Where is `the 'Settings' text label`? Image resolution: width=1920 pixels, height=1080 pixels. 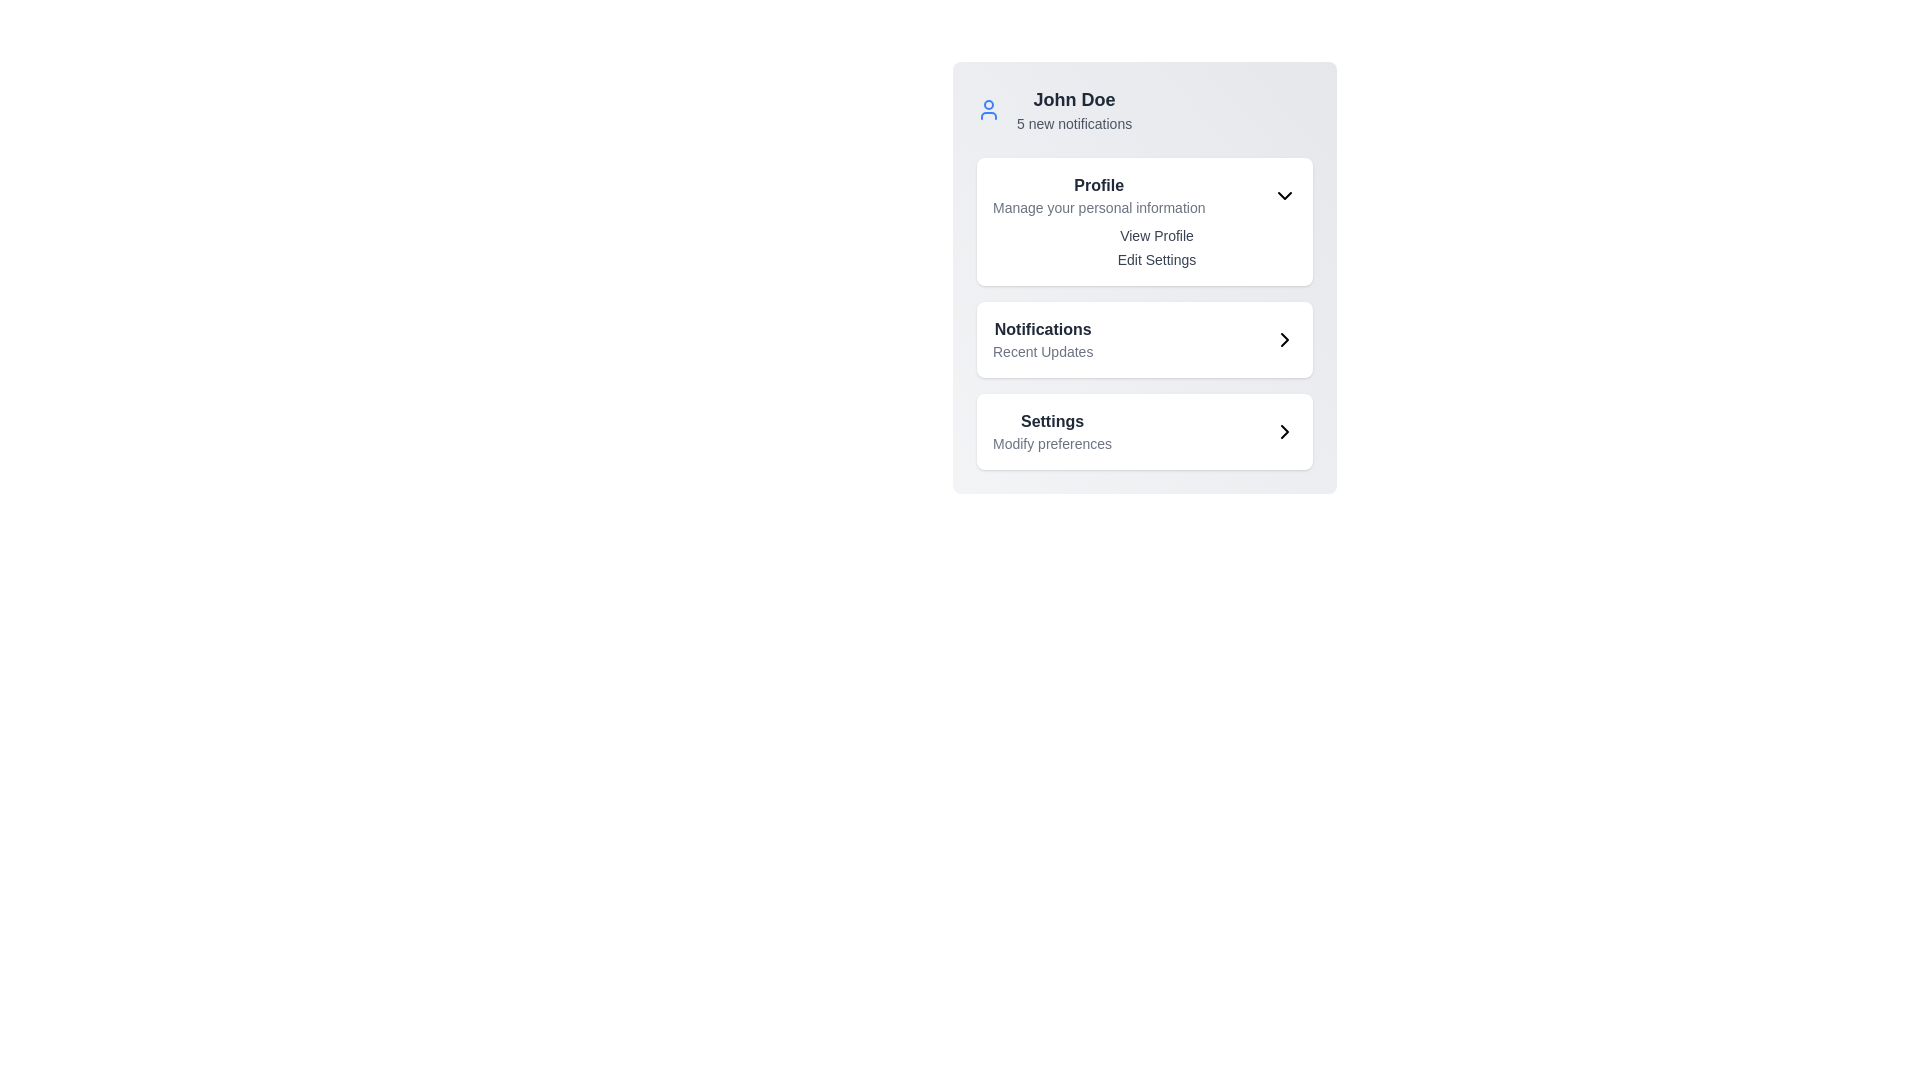 the 'Settings' text label is located at coordinates (1051, 431).